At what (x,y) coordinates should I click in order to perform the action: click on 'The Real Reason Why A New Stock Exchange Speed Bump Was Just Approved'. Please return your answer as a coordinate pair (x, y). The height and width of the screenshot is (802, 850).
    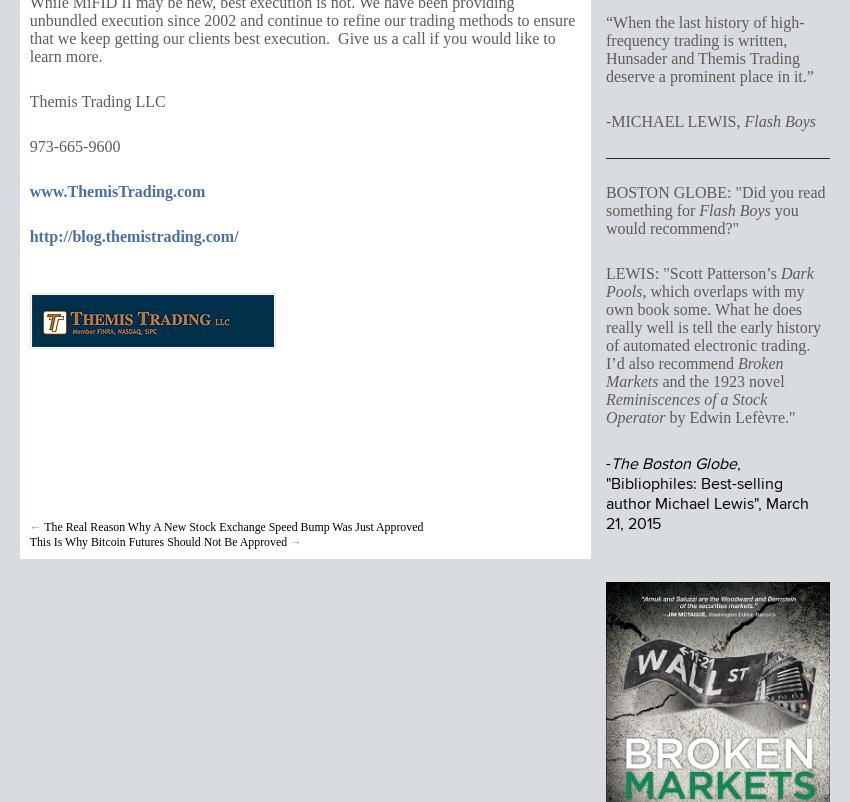
    Looking at the image, I should click on (233, 525).